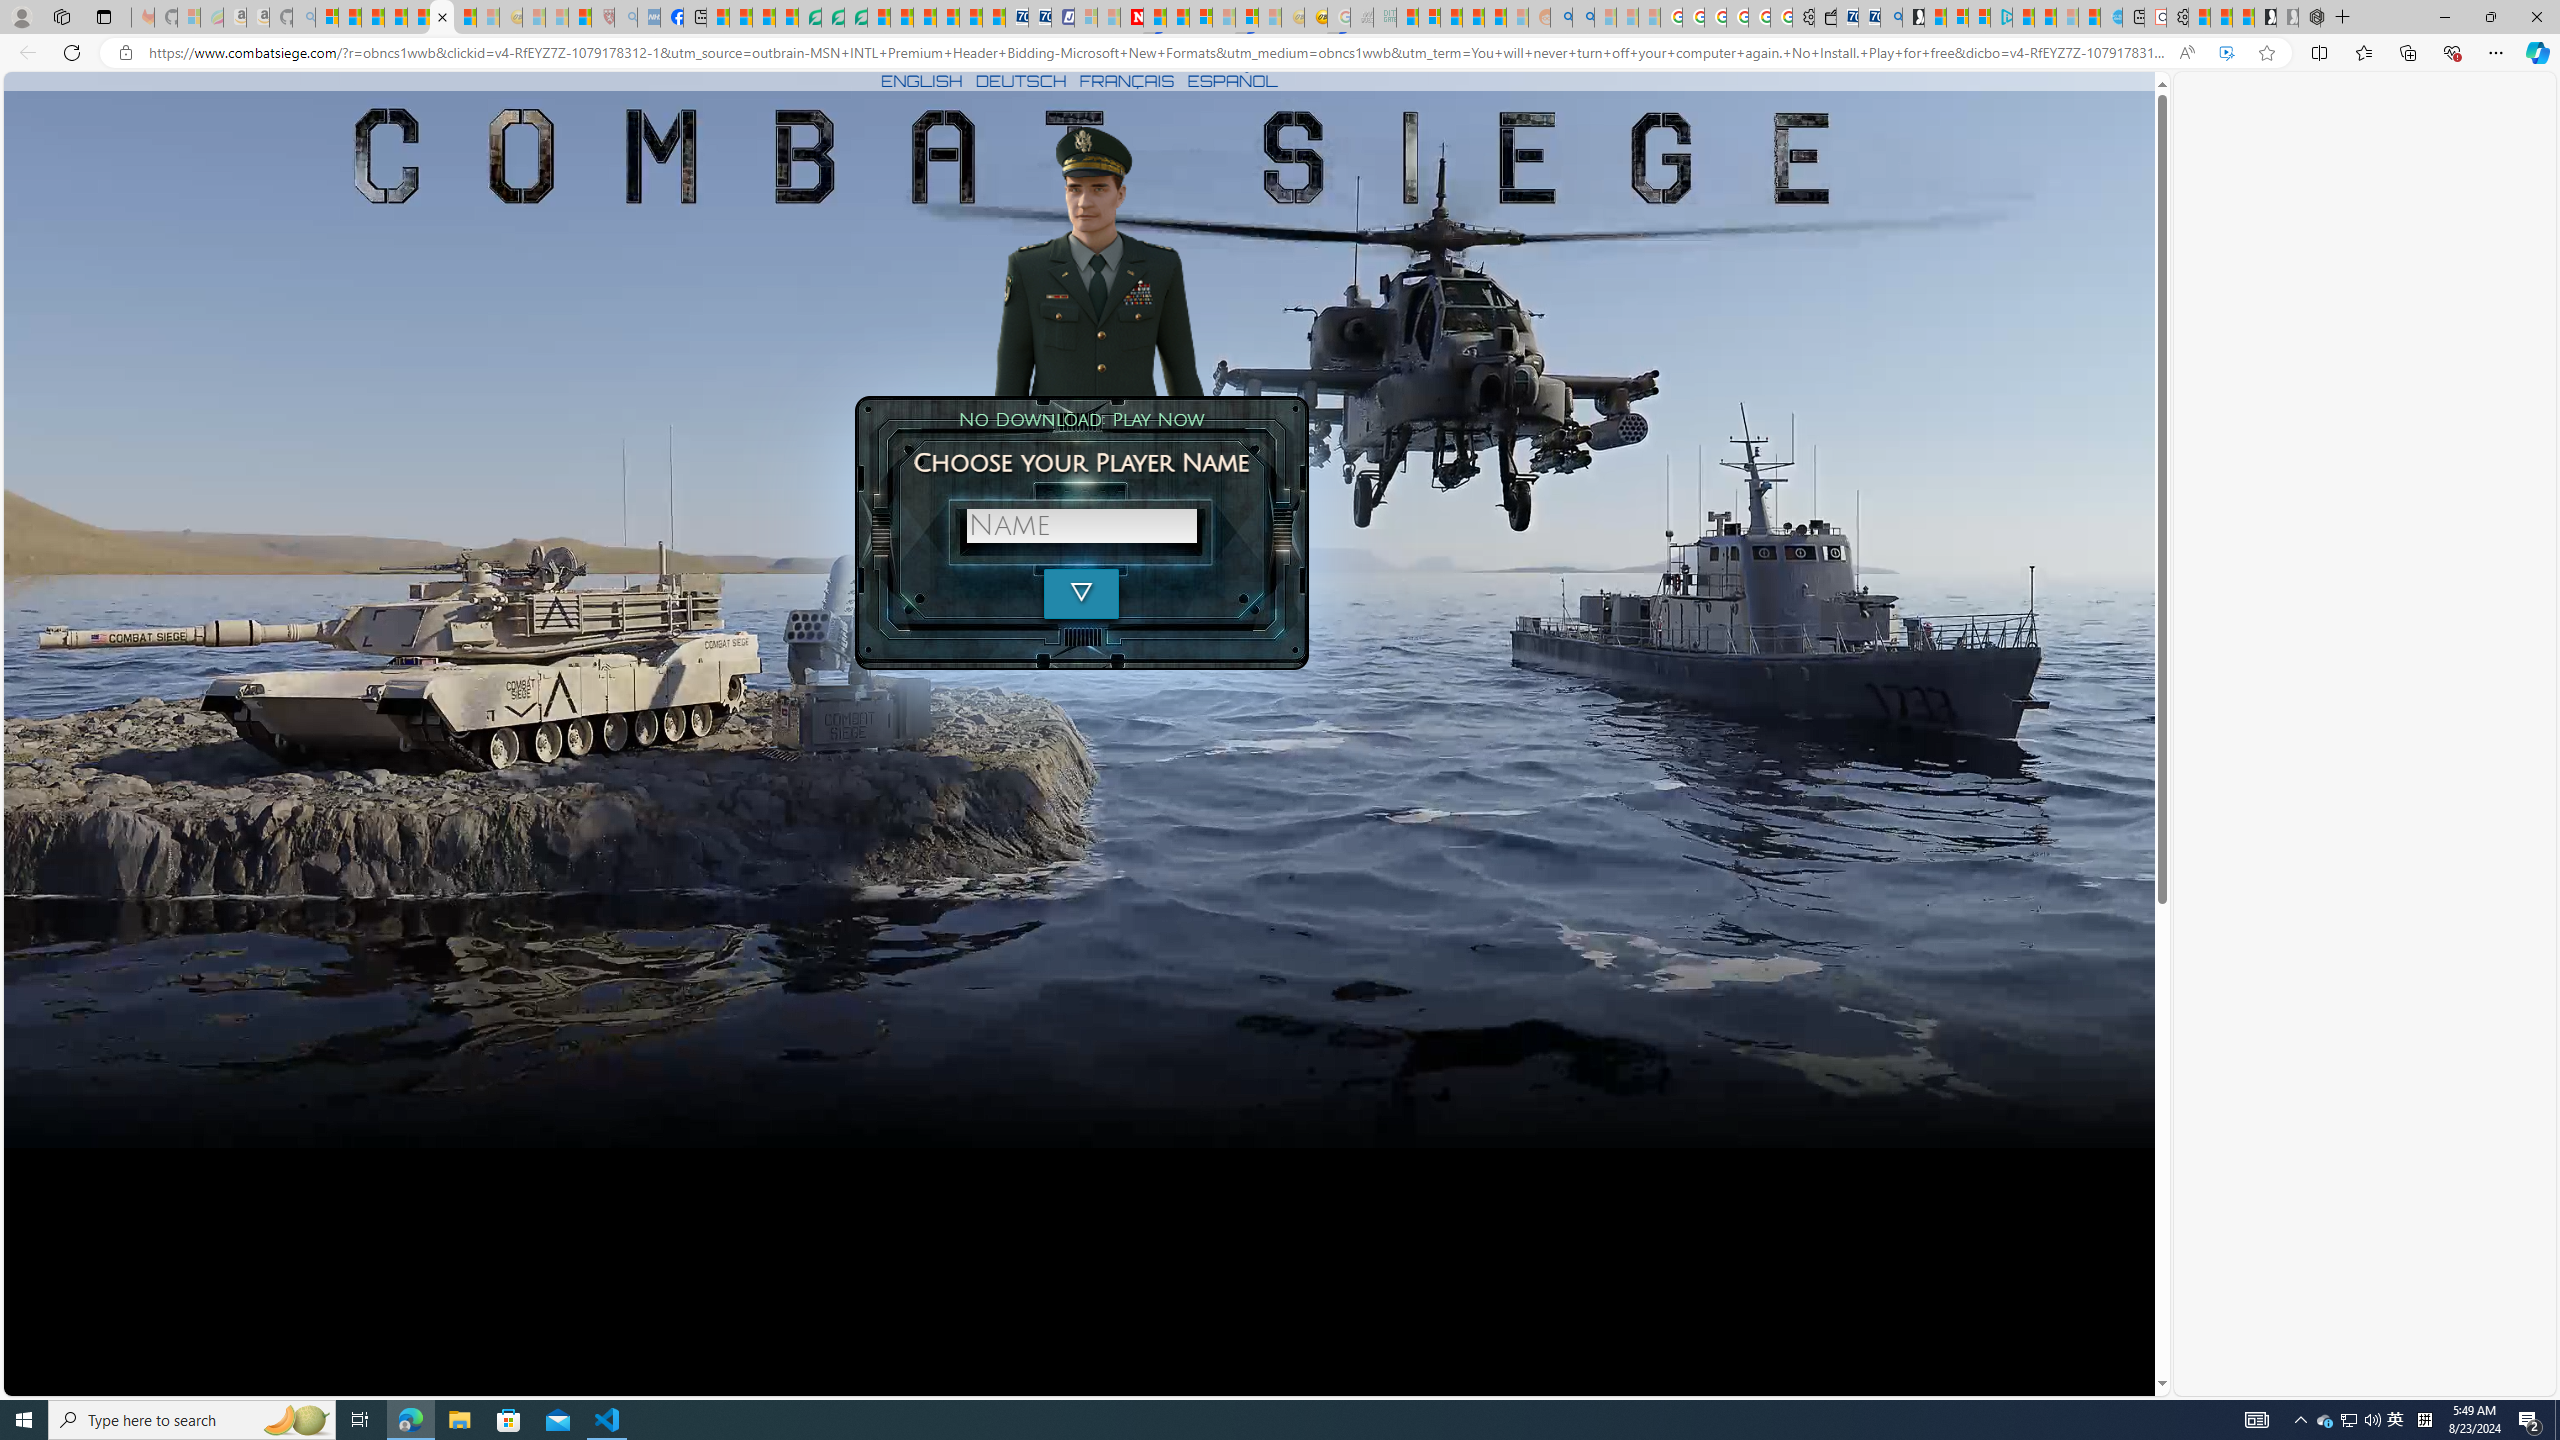  I want to click on 'Bing Real Estate - Home sales and rental listings', so click(1890, 16).